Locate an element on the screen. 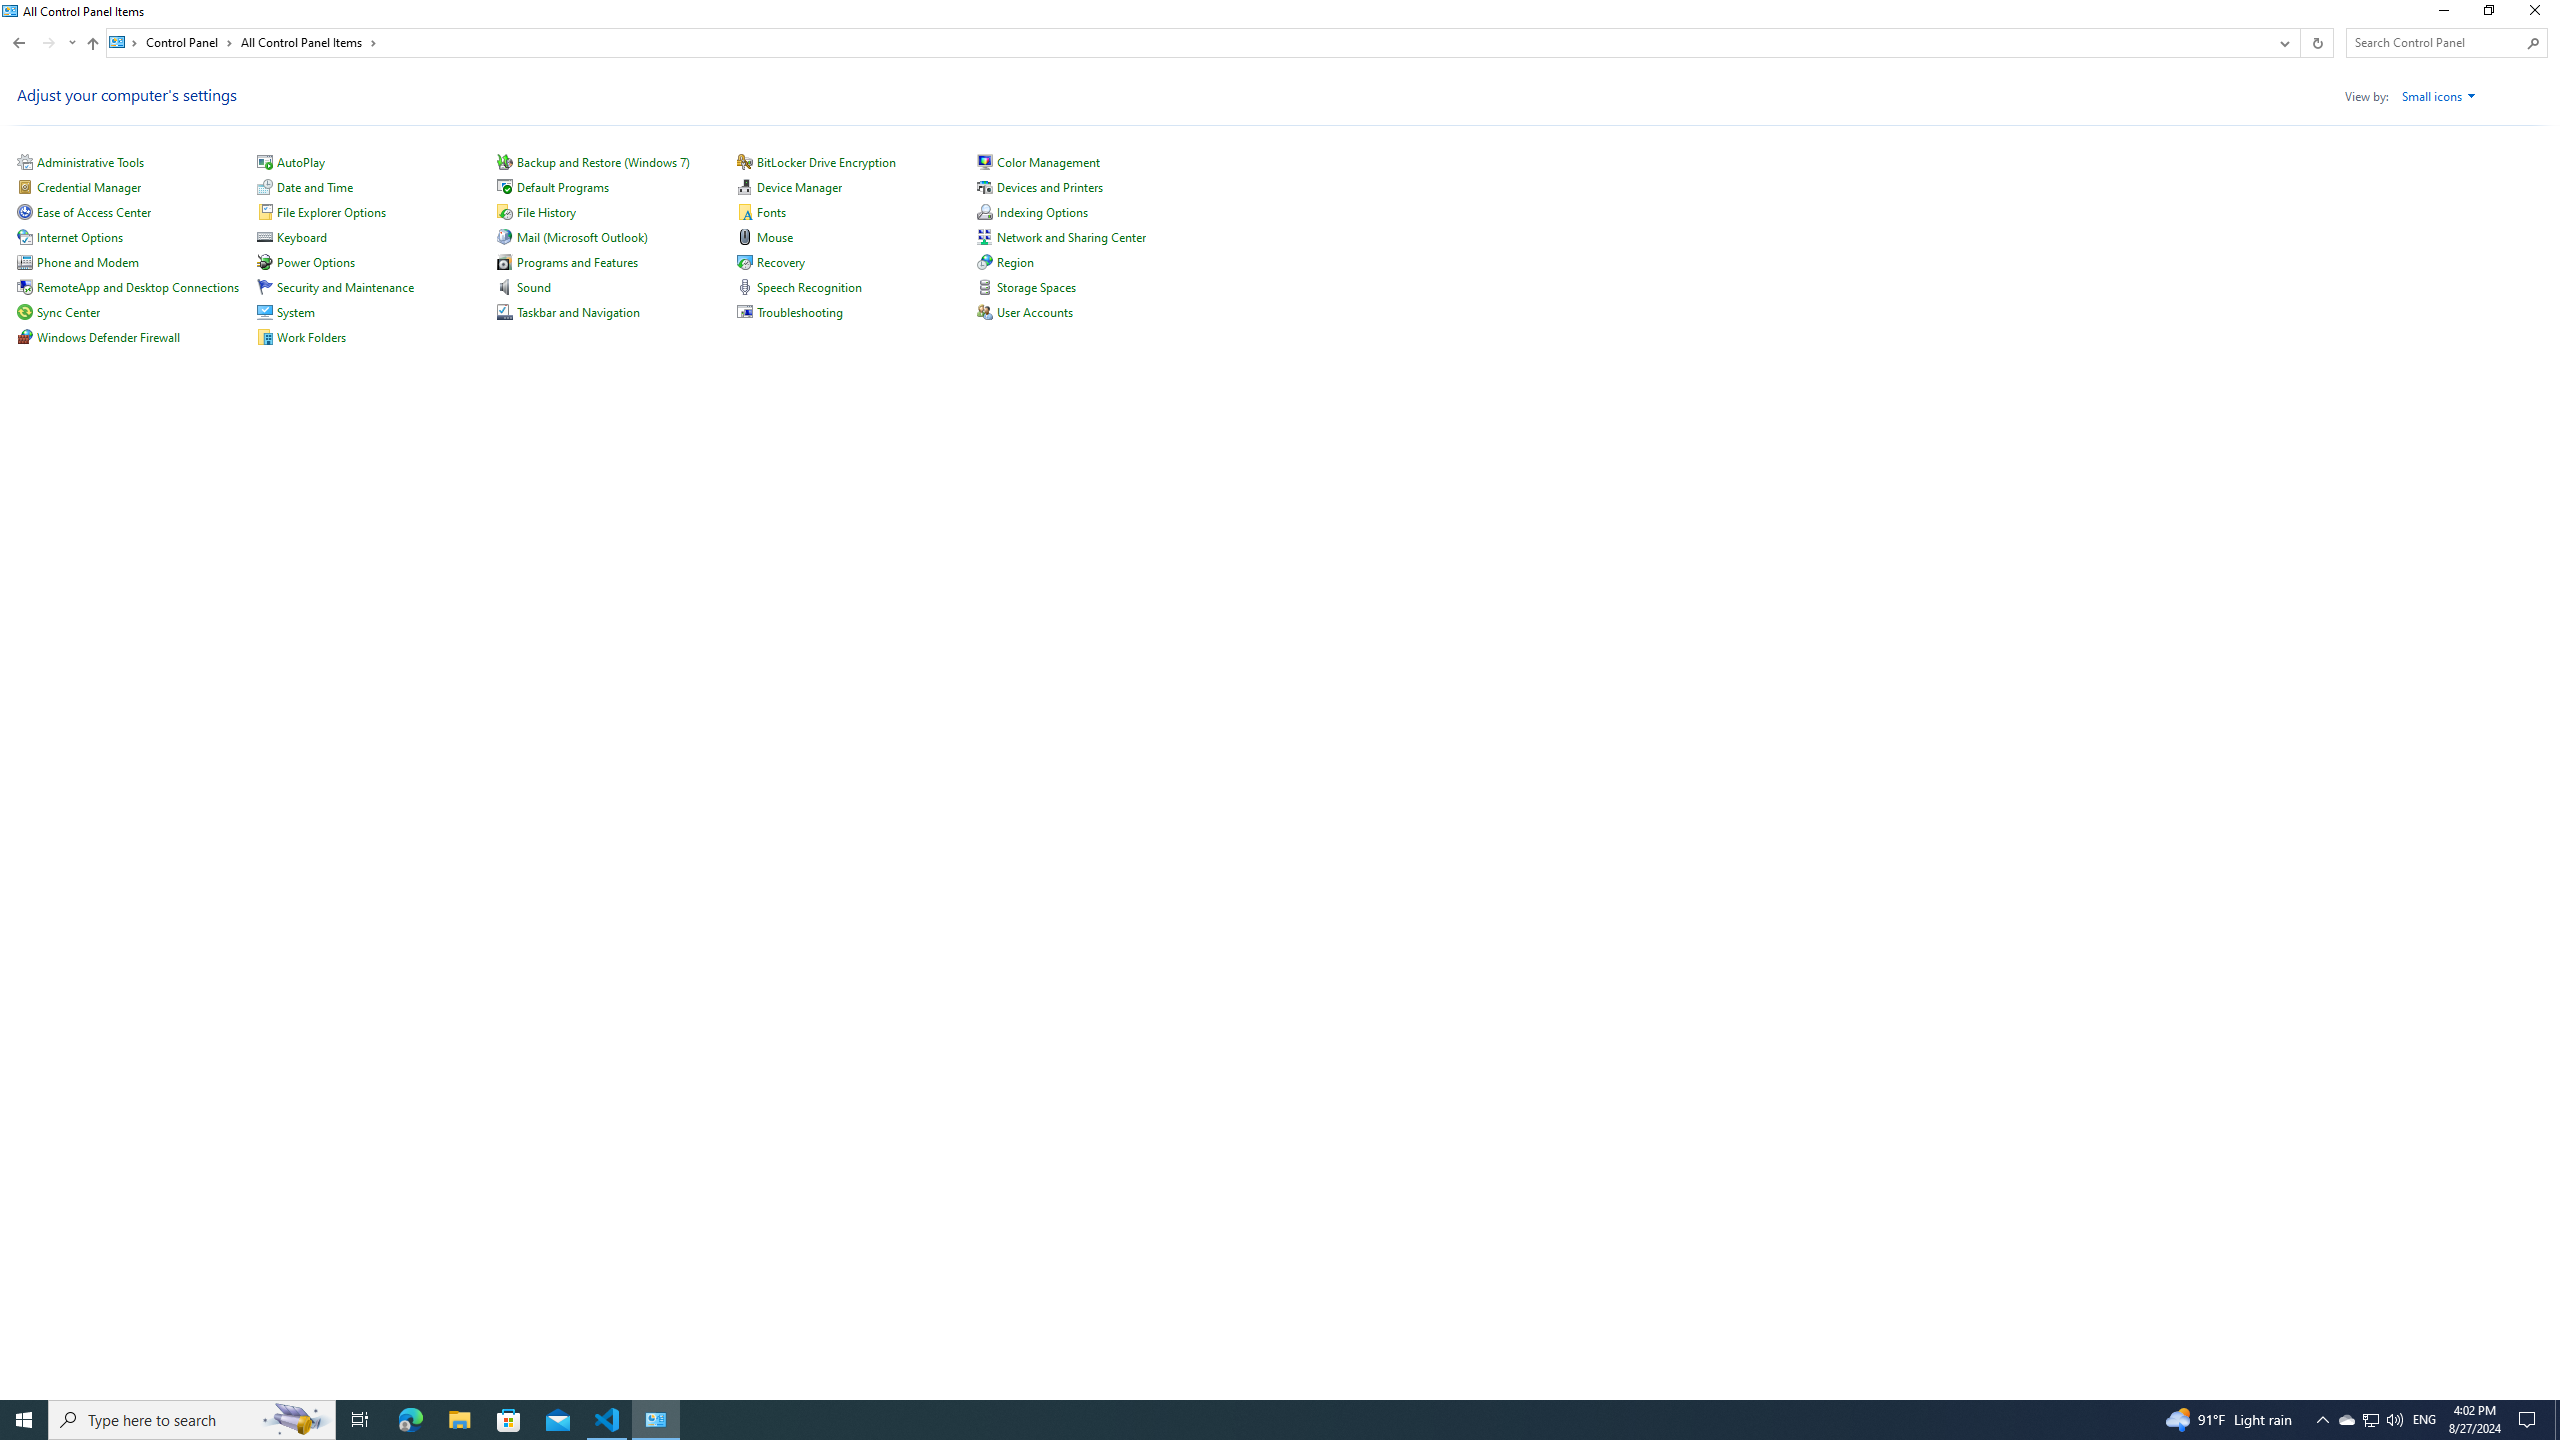 This screenshot has width=2560, height=1440. 'Backup and Restore (Windows 7)' is located at coordinates (602, 161).